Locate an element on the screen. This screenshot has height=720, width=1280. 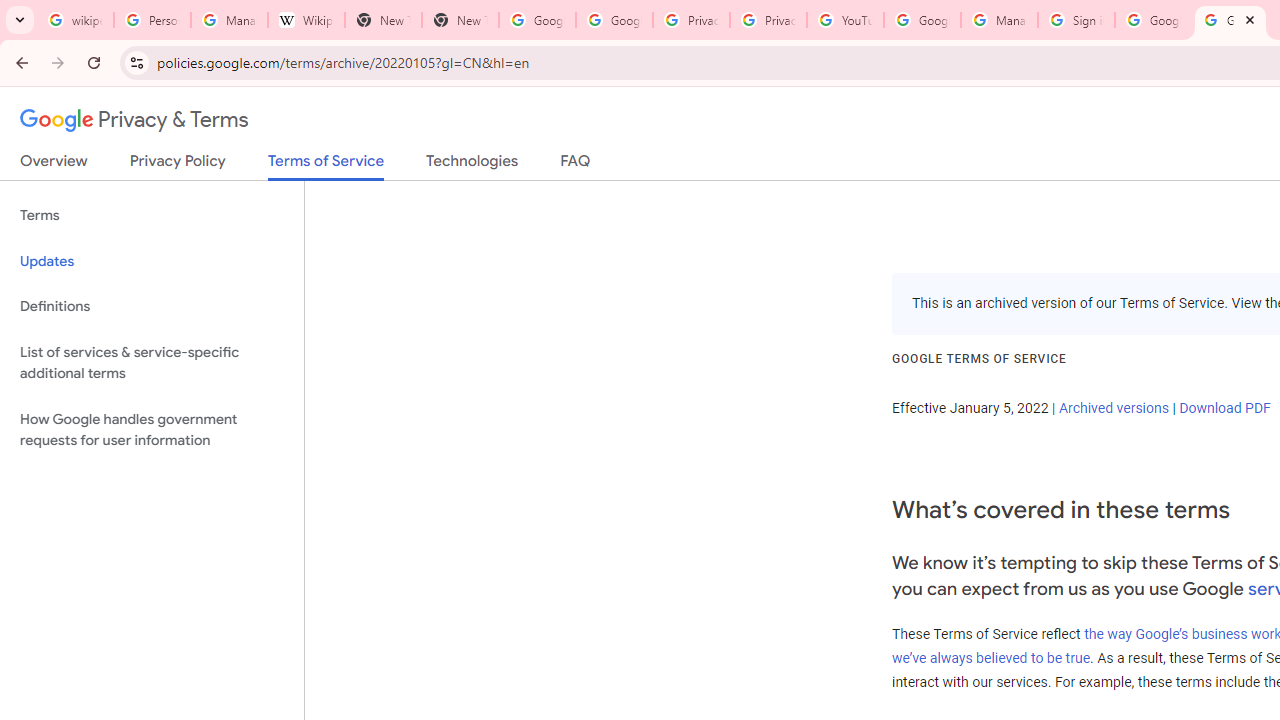
'New Tab' is located at coordinates (459, 20).